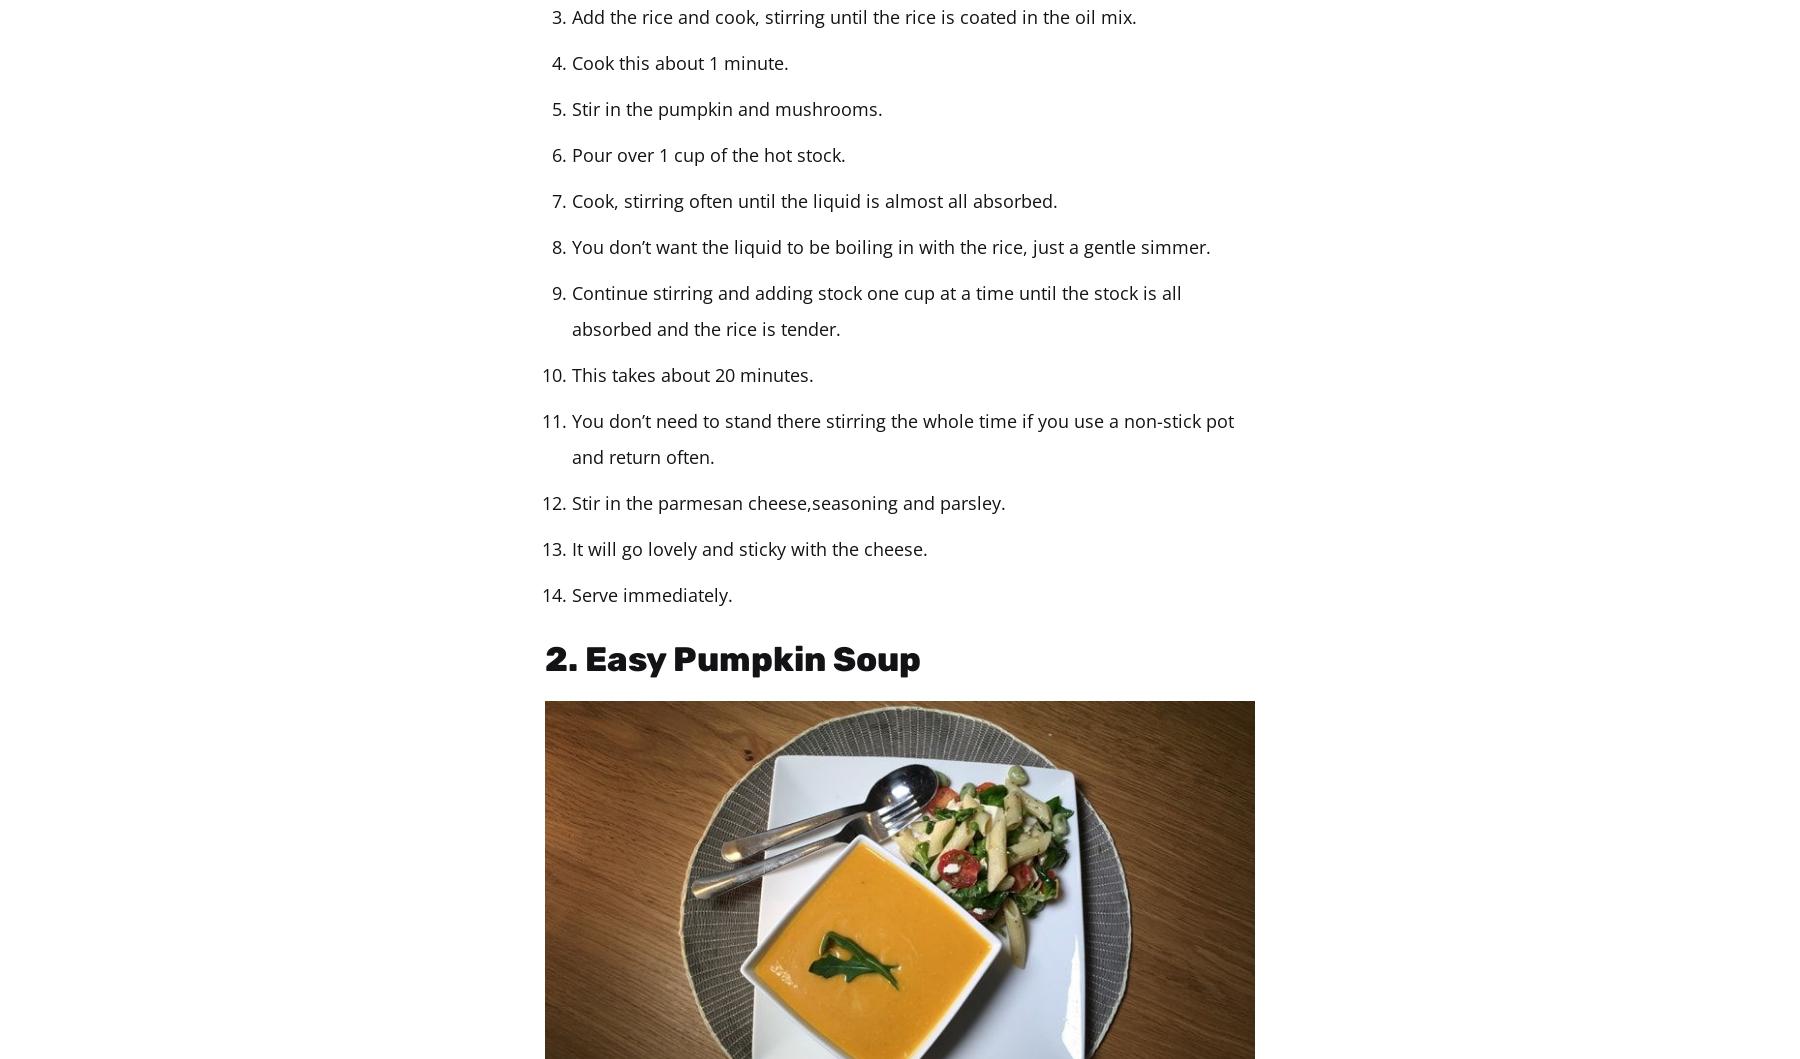 The image size is (1800, 1059). Describe the element at coordinates (726, 107) in the screenshot. I see `'Stir in the pumpkin and mushrooms.'` at that location.